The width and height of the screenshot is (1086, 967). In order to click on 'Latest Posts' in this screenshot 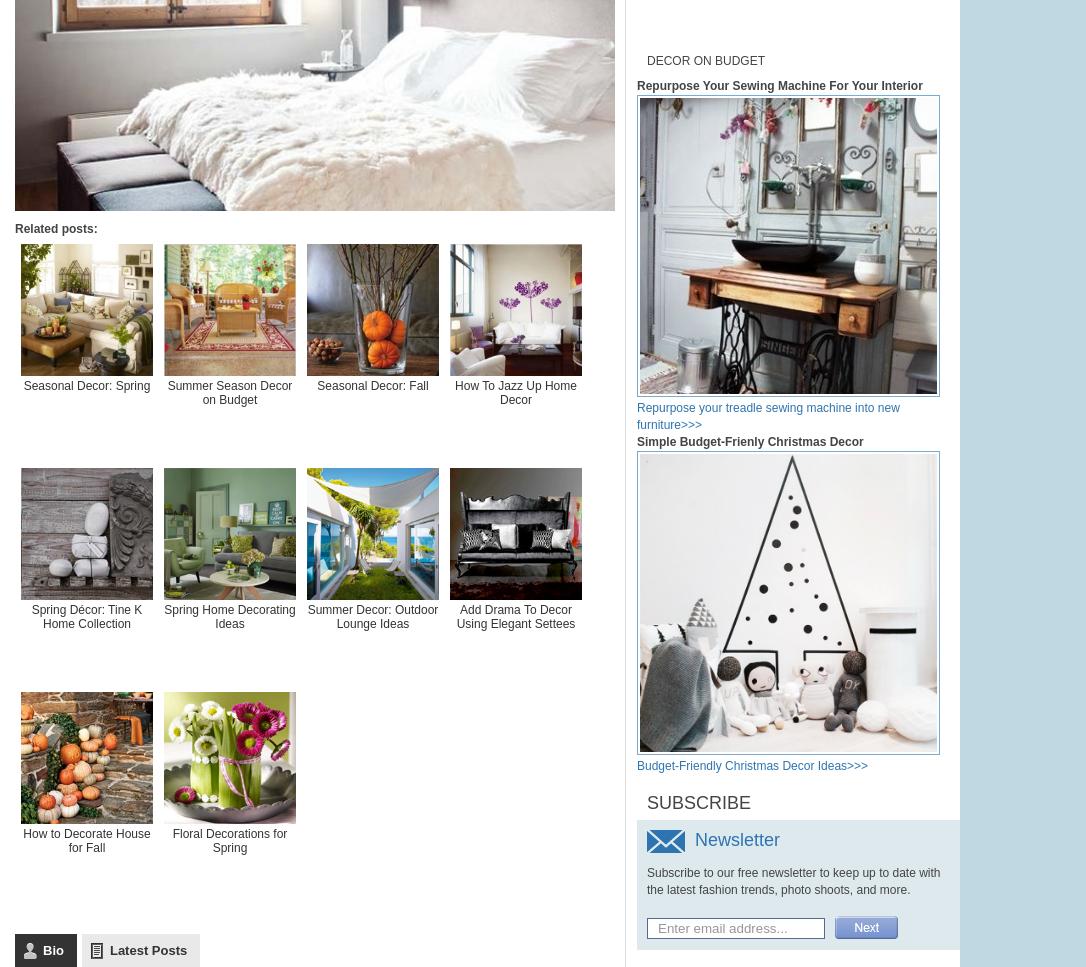, I will do `click(147, 949)`.